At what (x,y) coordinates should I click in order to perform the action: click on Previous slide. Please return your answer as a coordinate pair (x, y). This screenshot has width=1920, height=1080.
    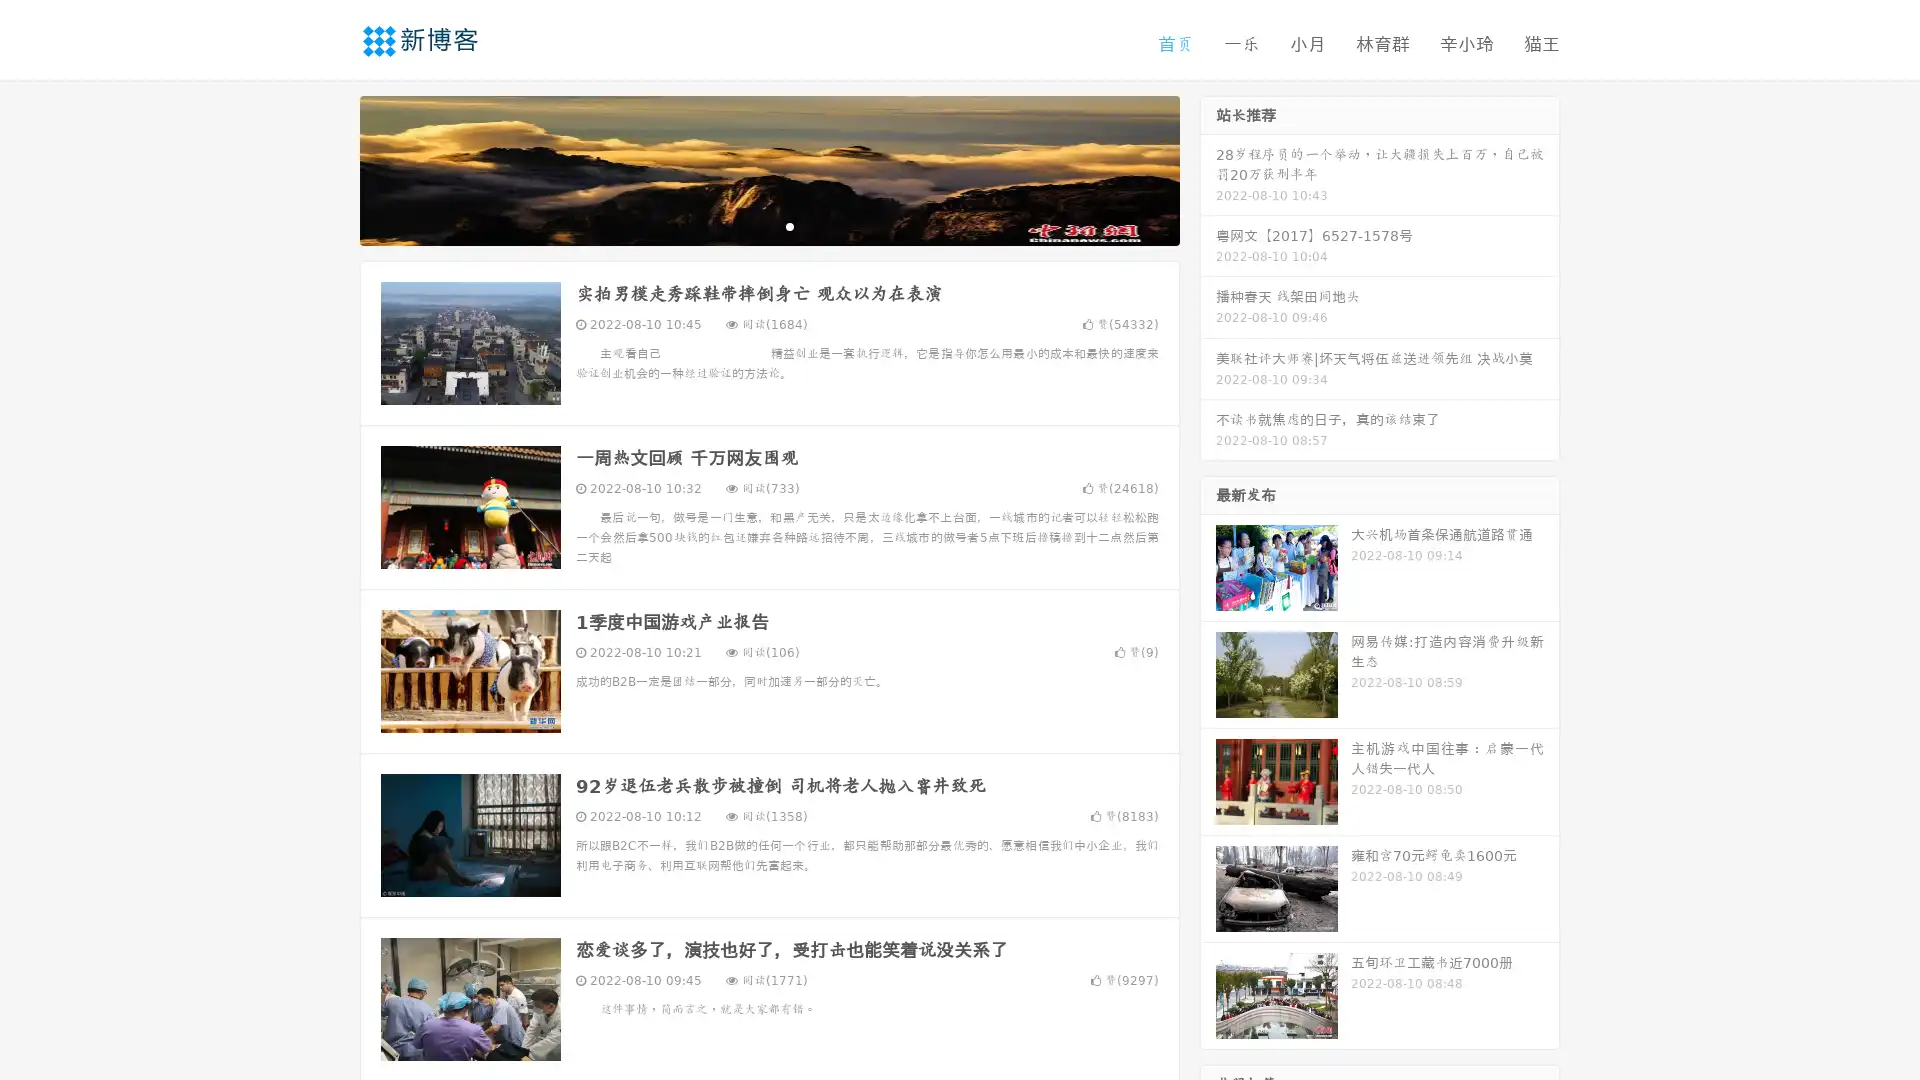
    Looking at the image, I should click on (330, 168).